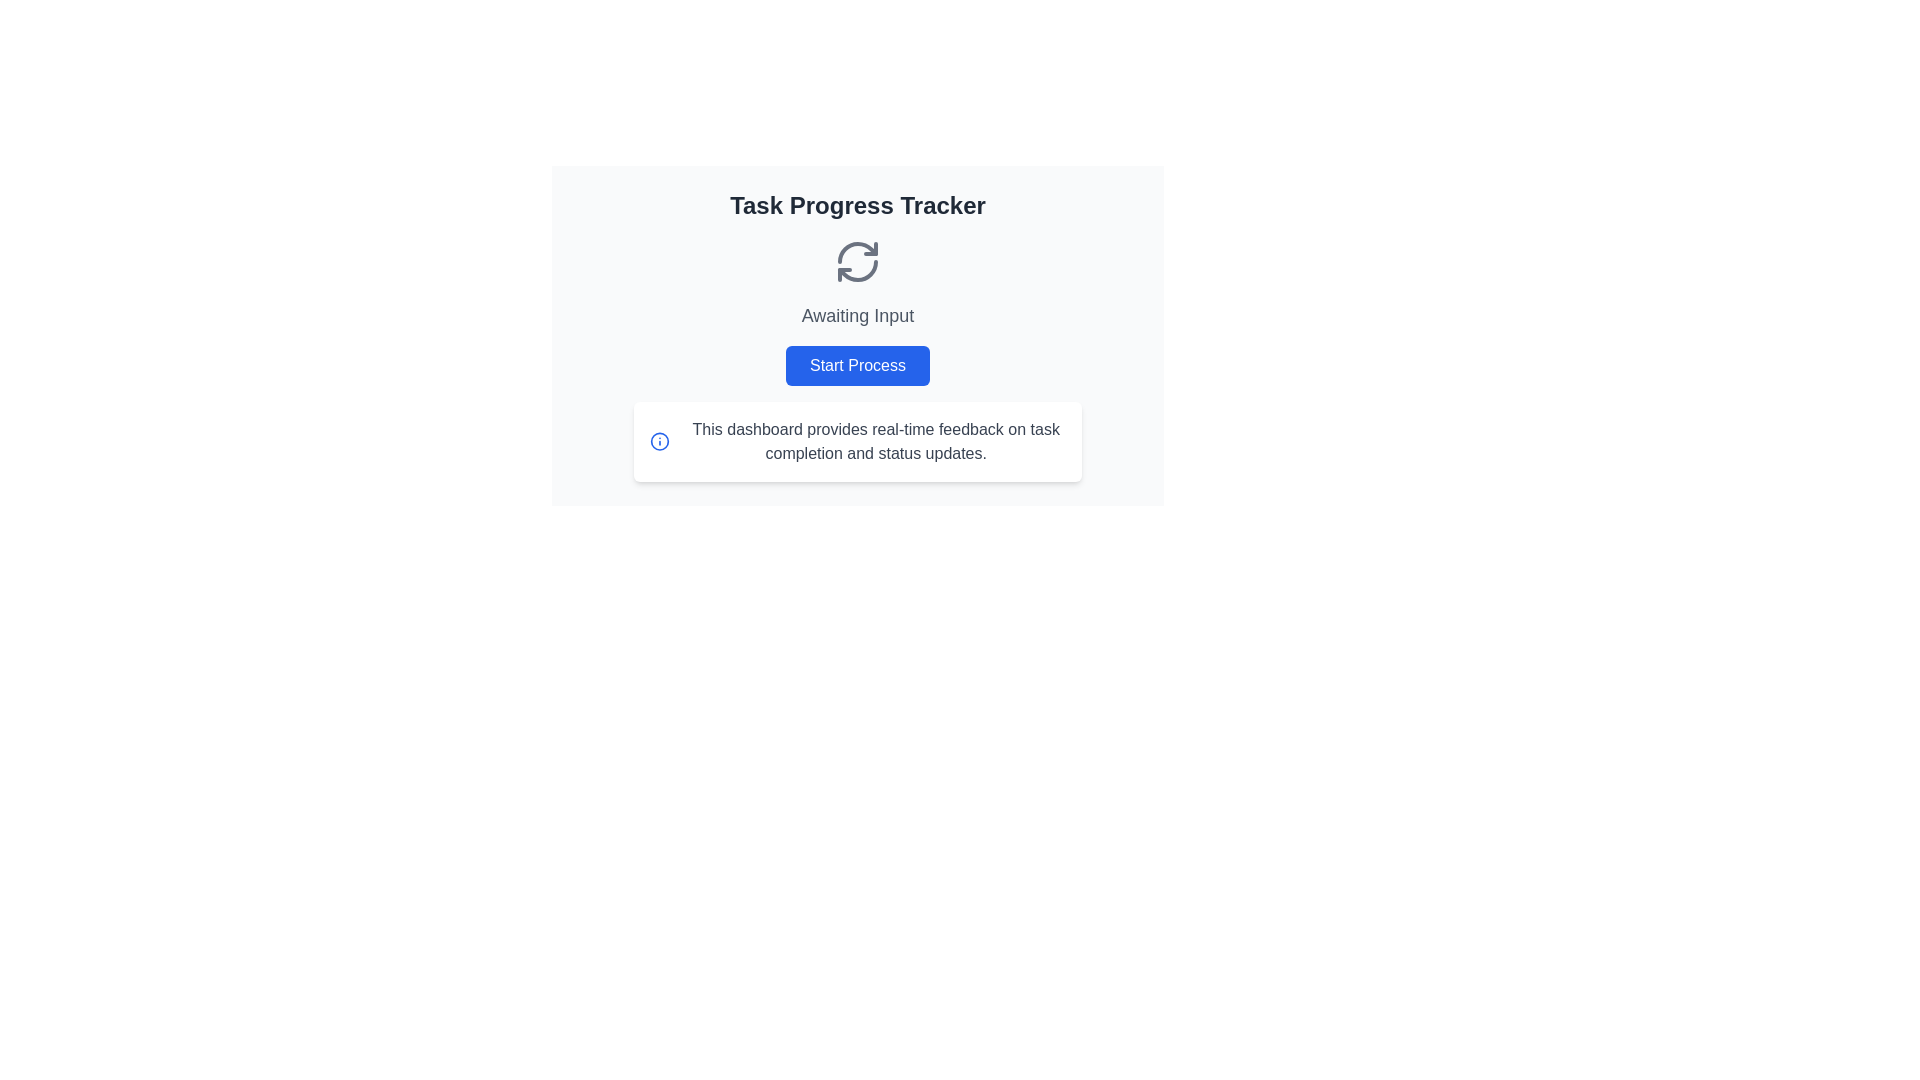 Image resolution: width=1920 pixels, height=1080 pixels. What do you see at coordinates (858, 366) in the screenshot?
I see `the 'Start Process' button, which is a rectangular button with a blue background and white text, located below the 'Awaiting Input' text` at bounding box center [858, 366].